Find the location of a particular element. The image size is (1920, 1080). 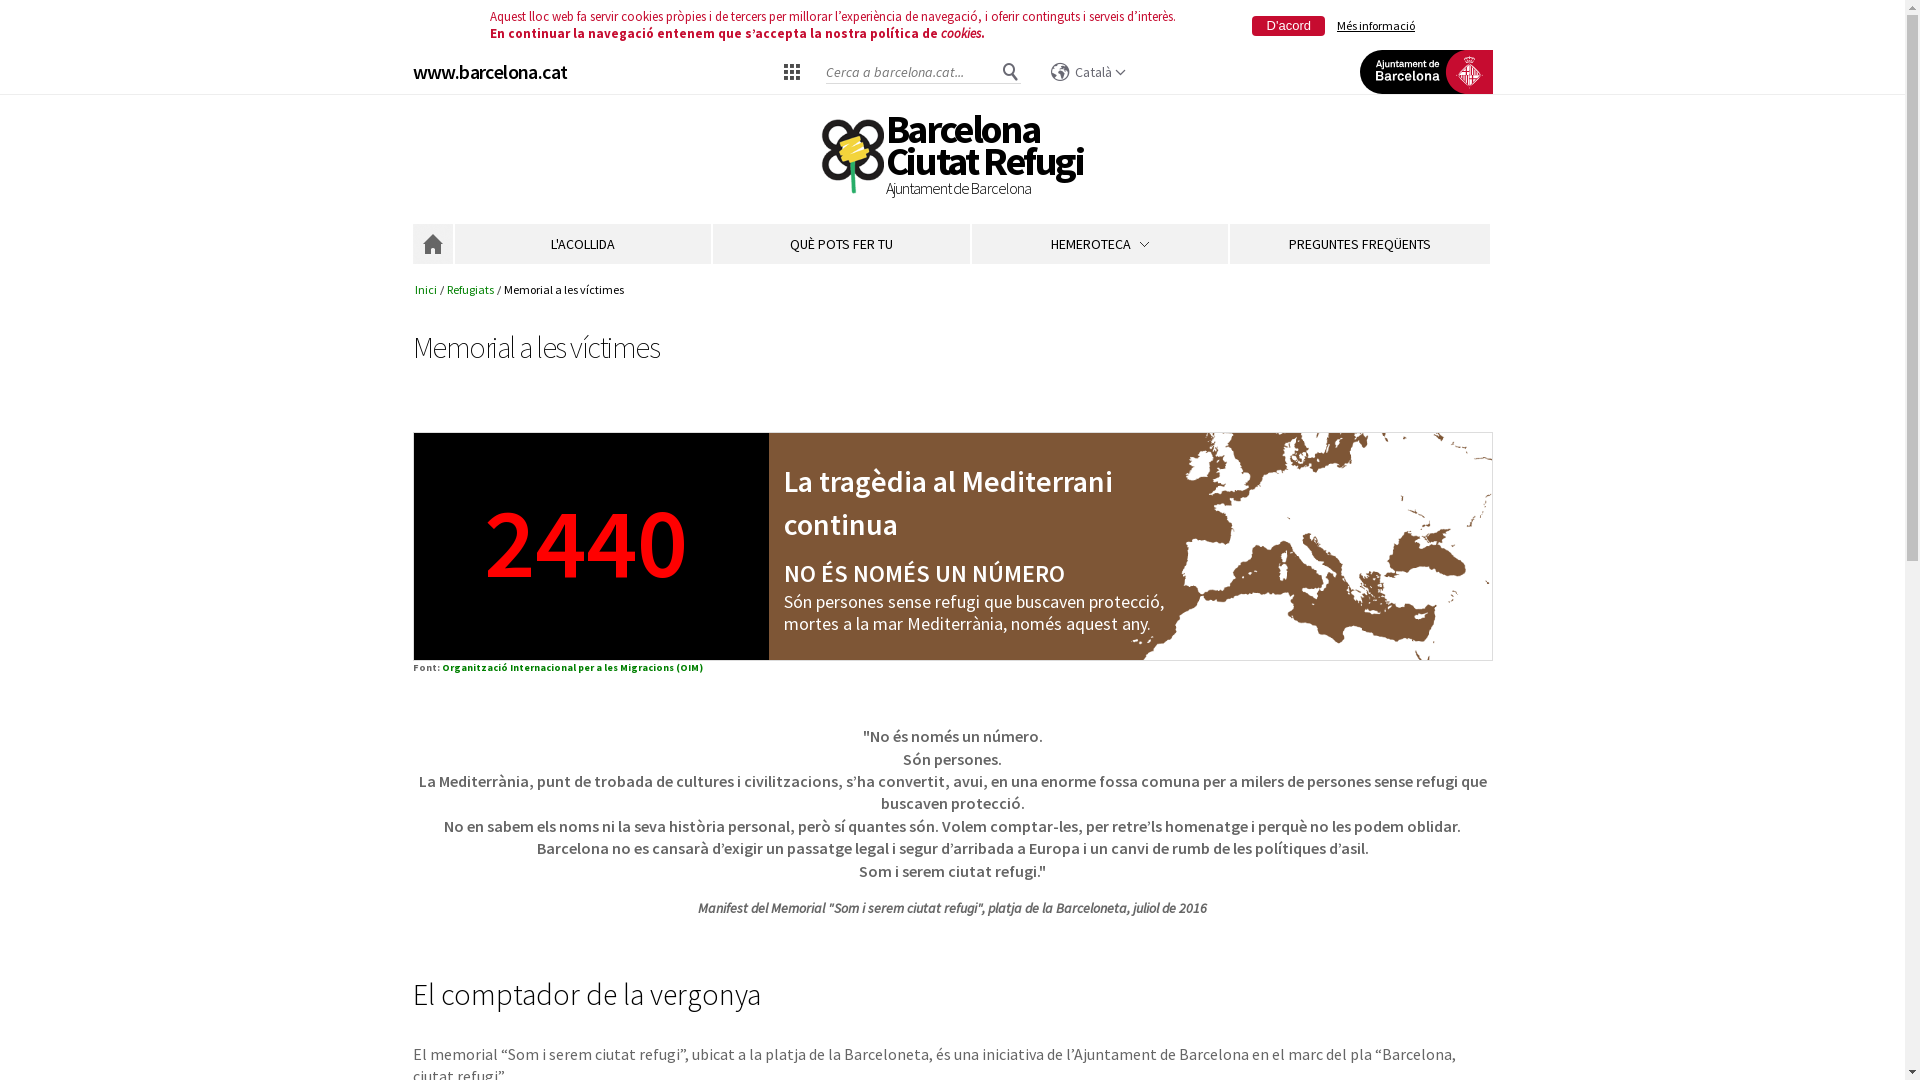

'INICI' is located at coordinates (431, 242).